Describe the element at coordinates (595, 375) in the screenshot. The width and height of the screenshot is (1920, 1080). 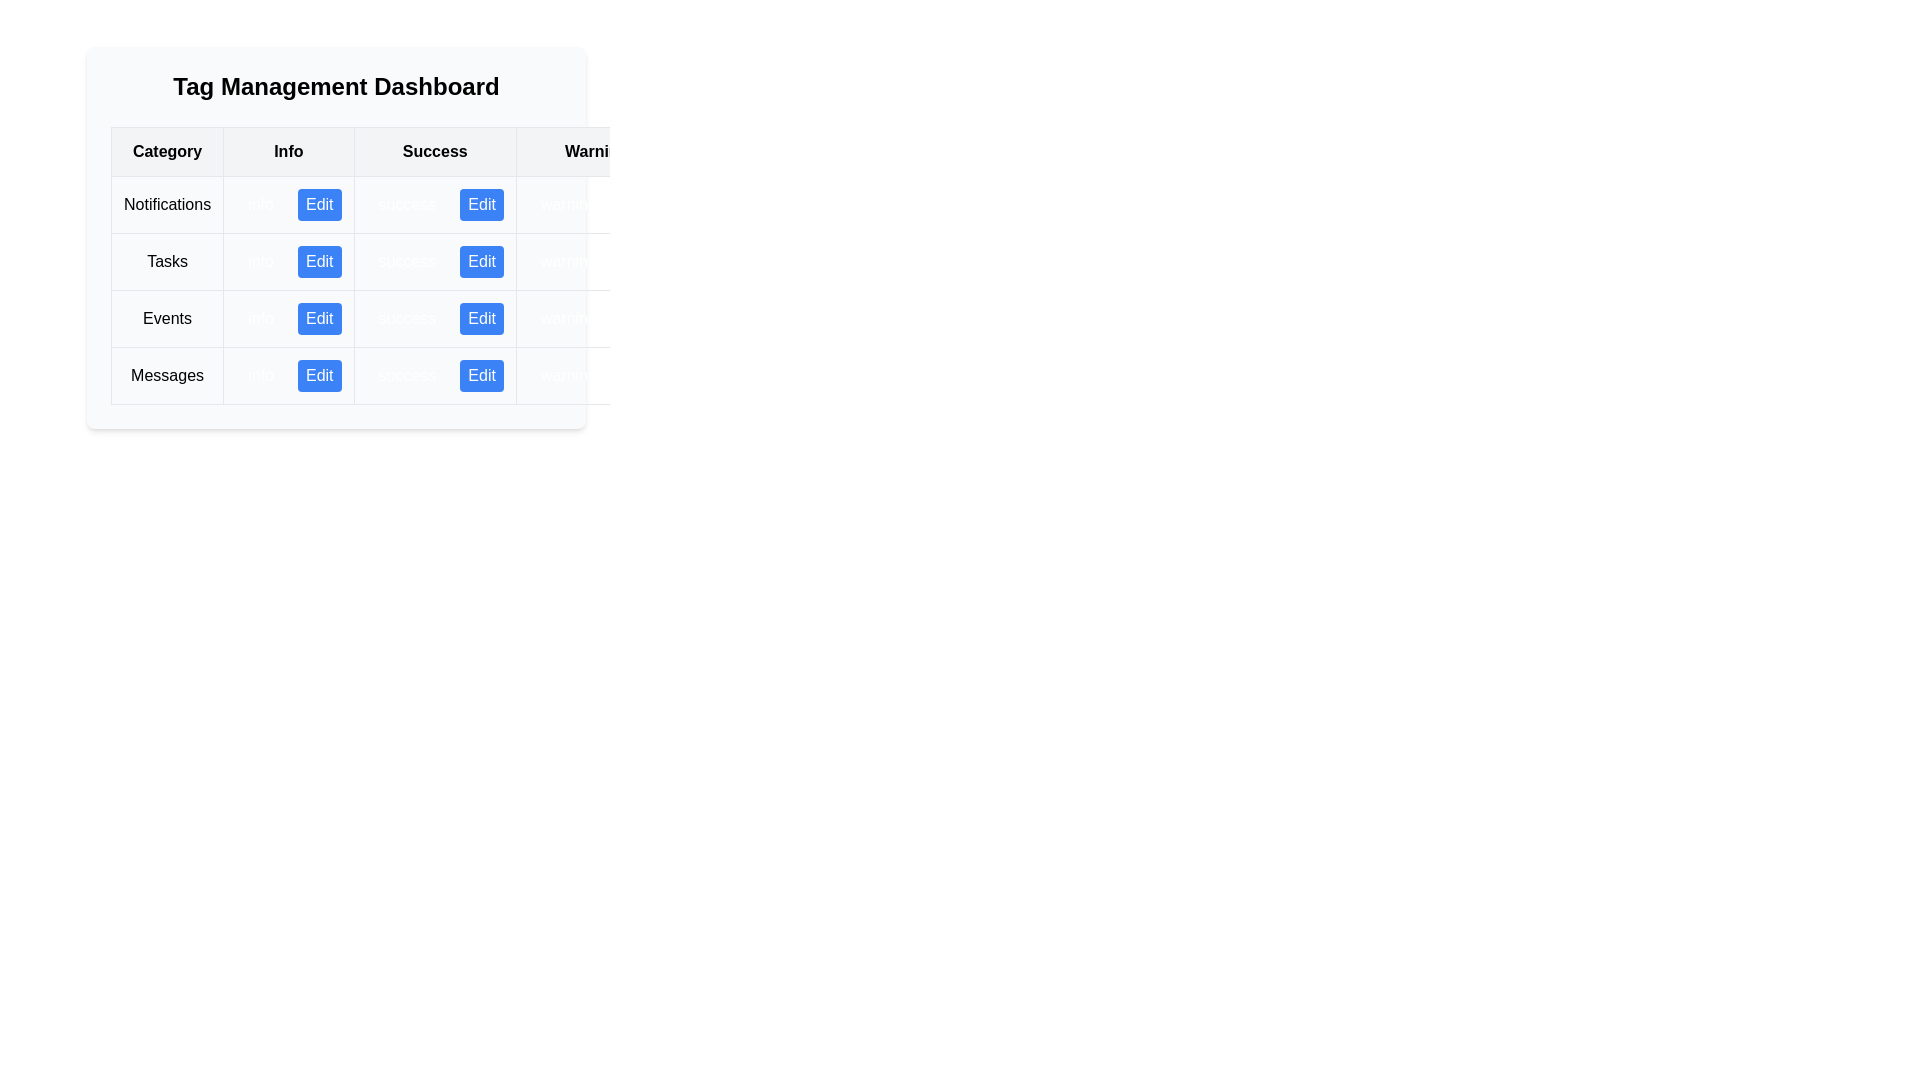
I see `the 'Edit' button within the Composite element labeled 'warning' to modify the associated data` at that location.